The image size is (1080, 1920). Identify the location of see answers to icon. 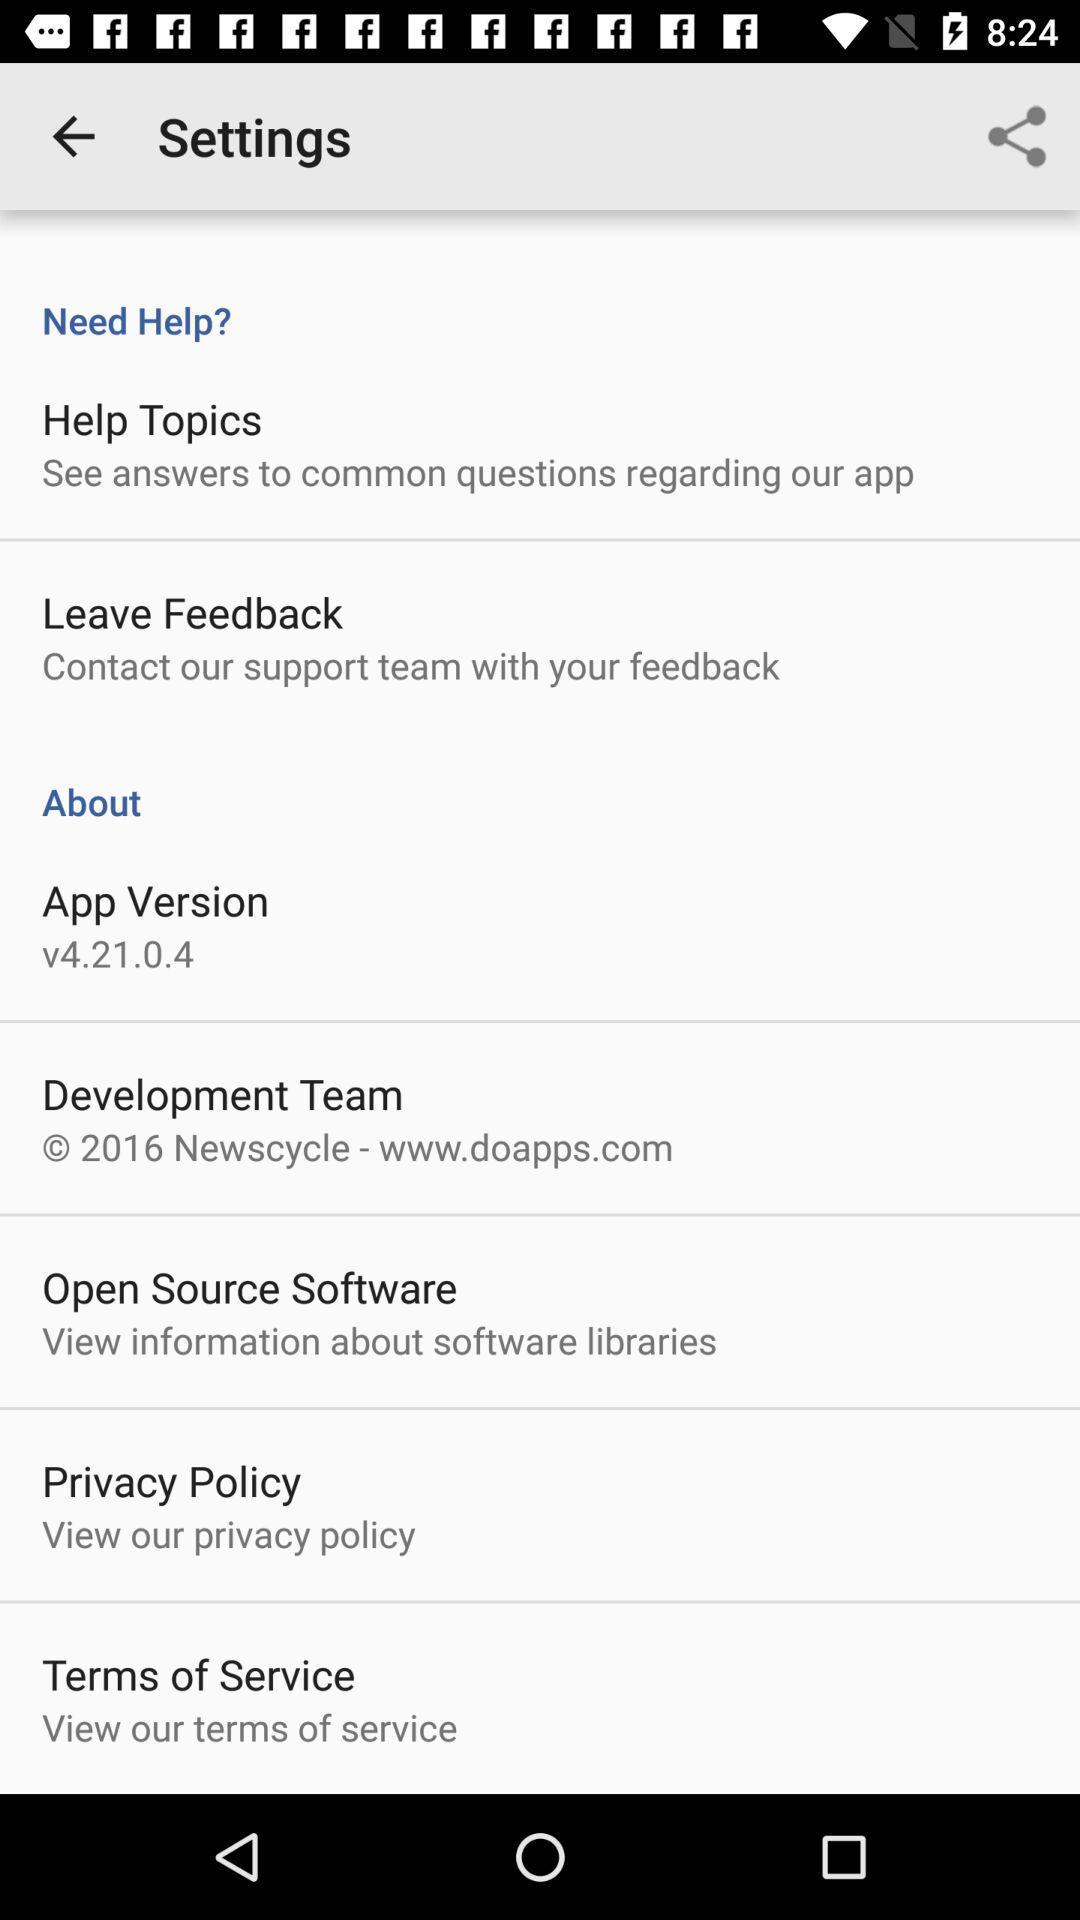
(478, 470).